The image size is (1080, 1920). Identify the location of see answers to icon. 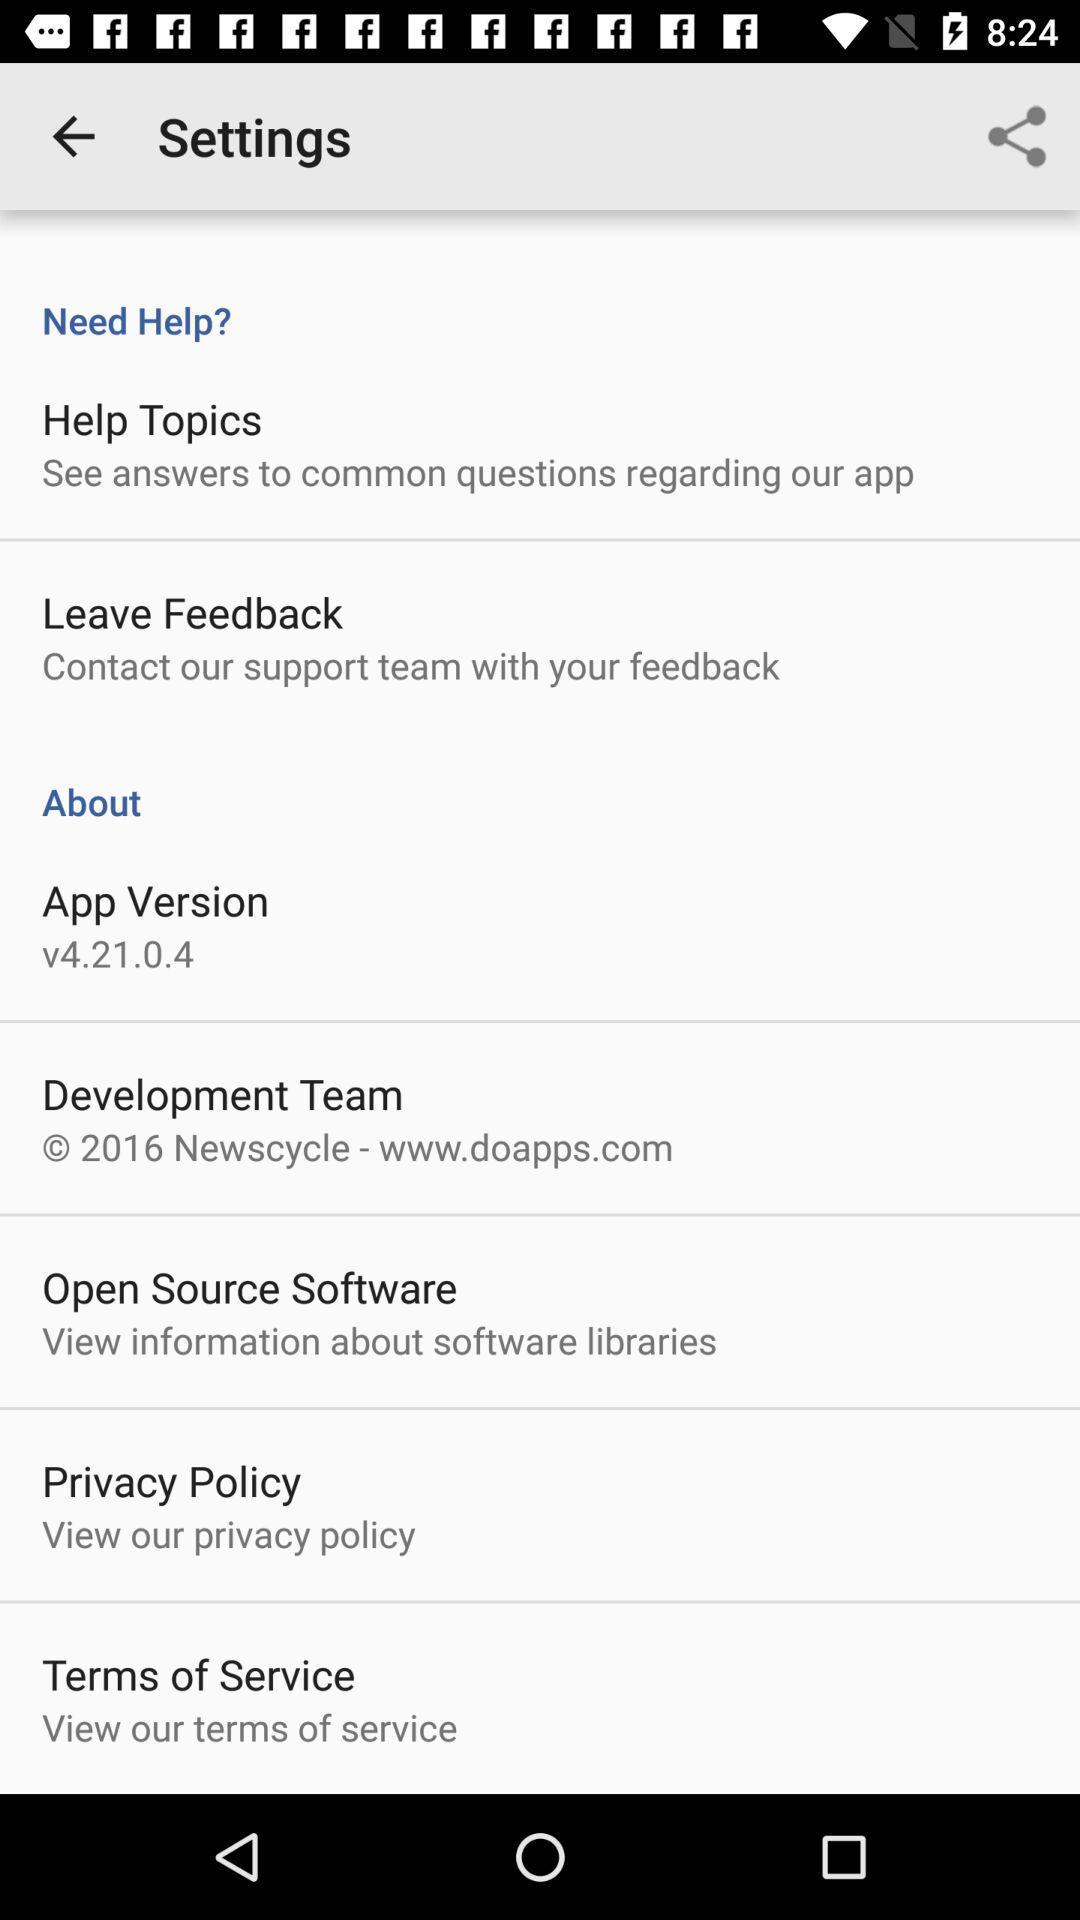
(478, 470).